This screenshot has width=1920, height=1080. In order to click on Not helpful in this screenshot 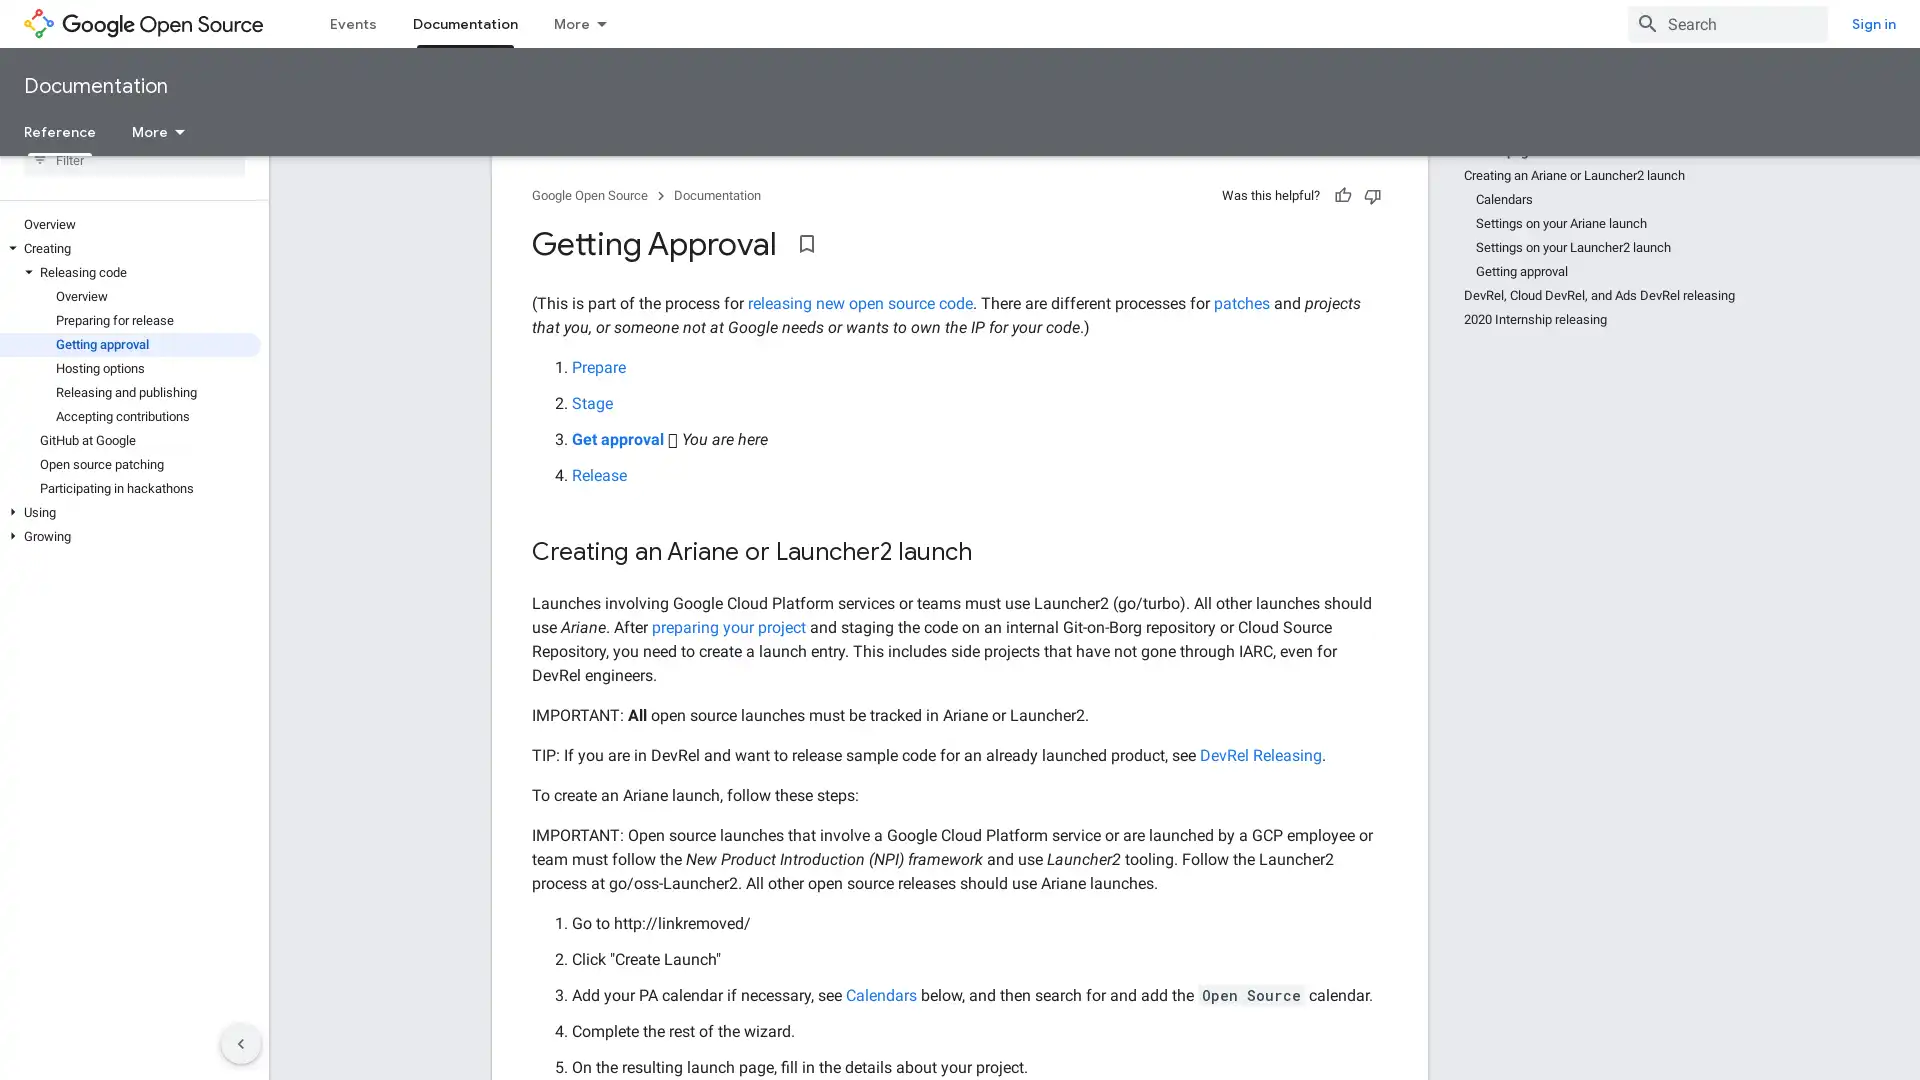, I will do `click(1371, 230)`.